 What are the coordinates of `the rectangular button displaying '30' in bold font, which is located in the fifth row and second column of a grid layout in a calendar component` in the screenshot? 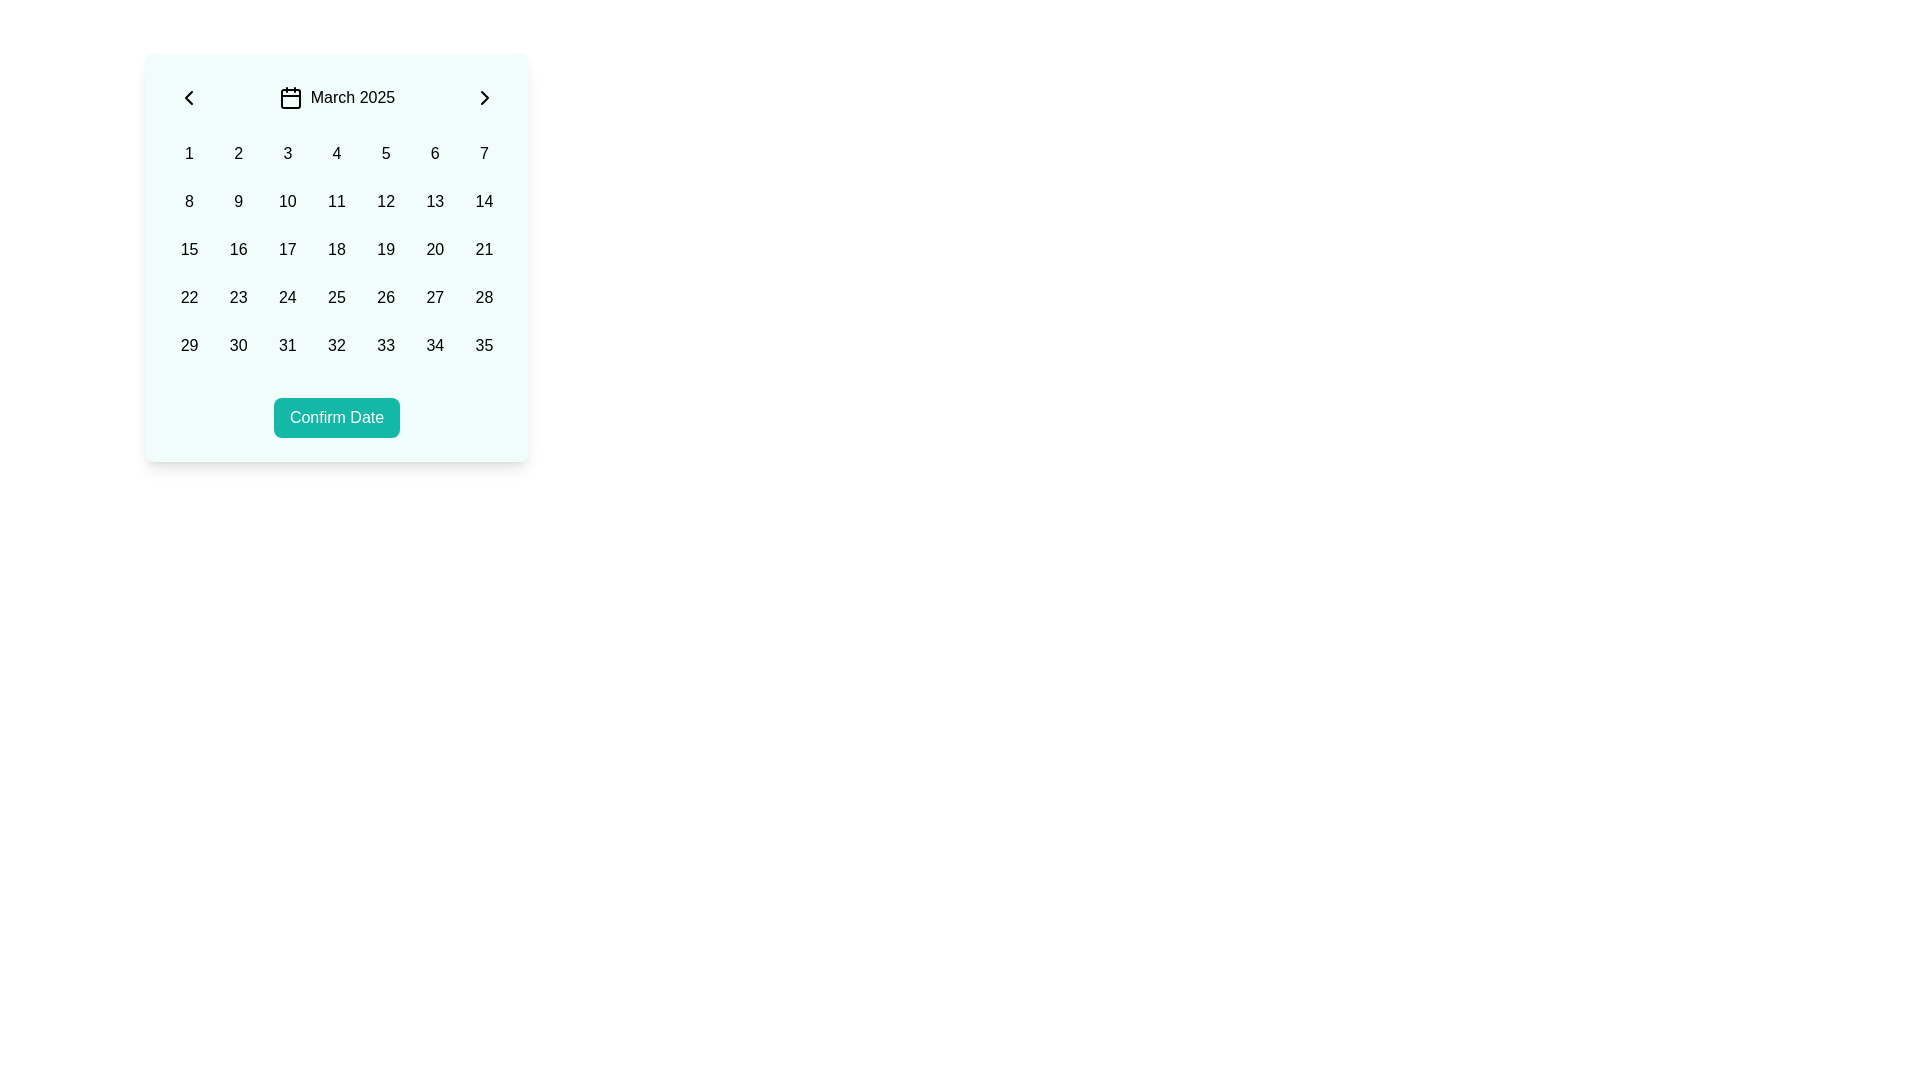 It's located at (238, 345).